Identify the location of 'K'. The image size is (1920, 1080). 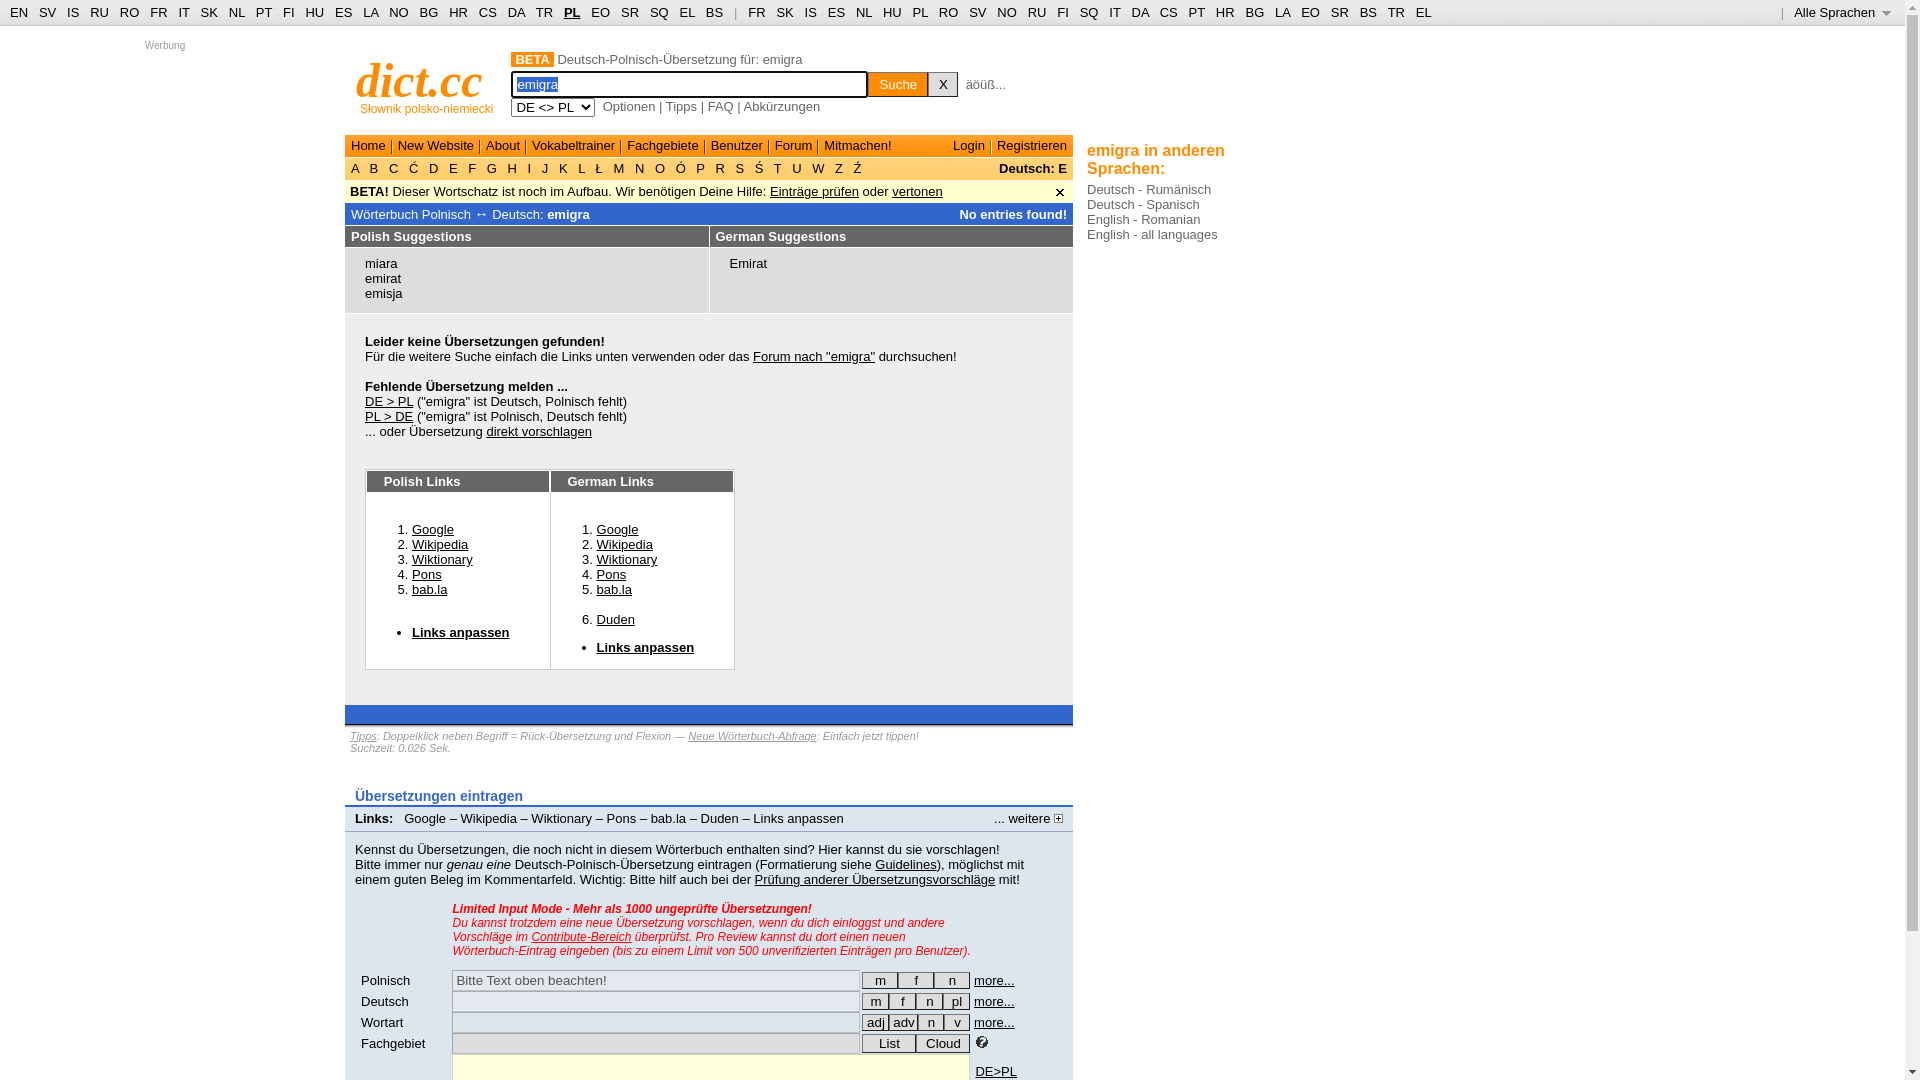
(561, 167).